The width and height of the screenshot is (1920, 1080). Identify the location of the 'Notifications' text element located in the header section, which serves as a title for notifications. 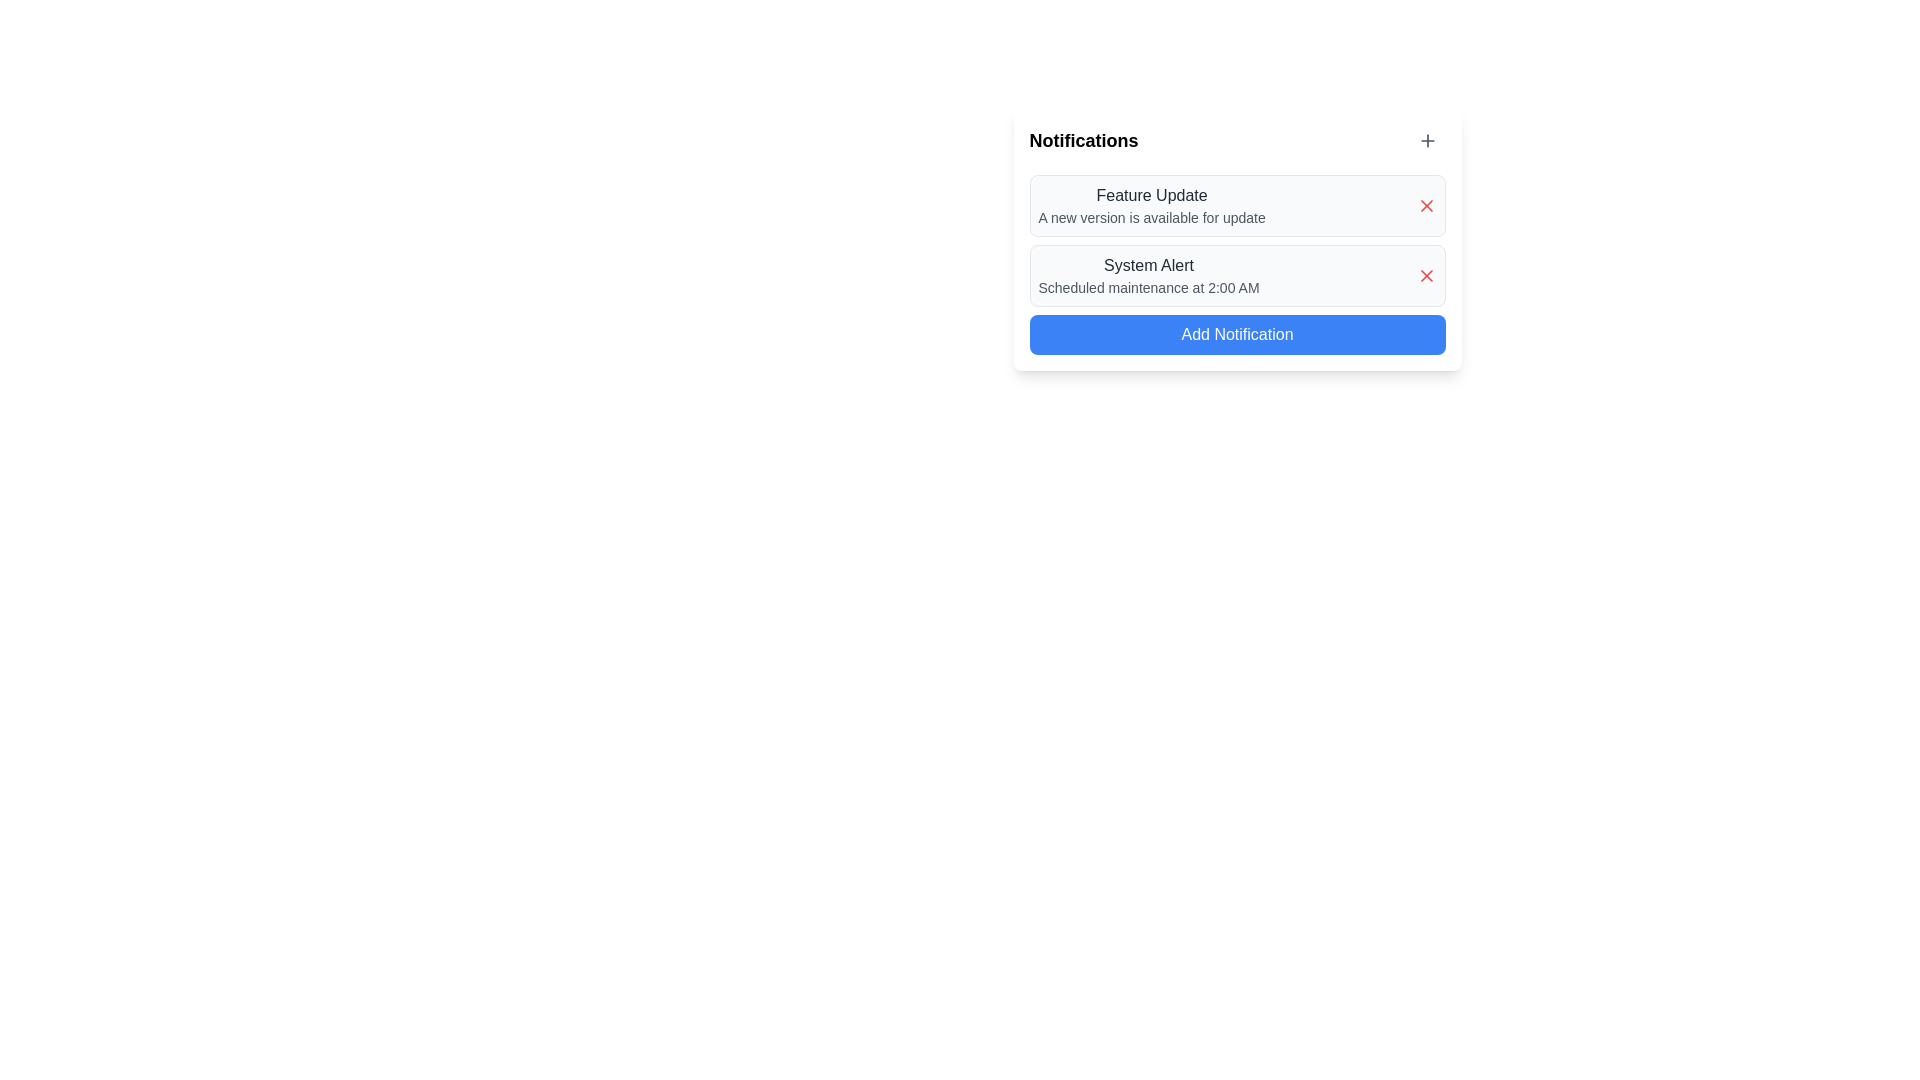
(1083, 140).